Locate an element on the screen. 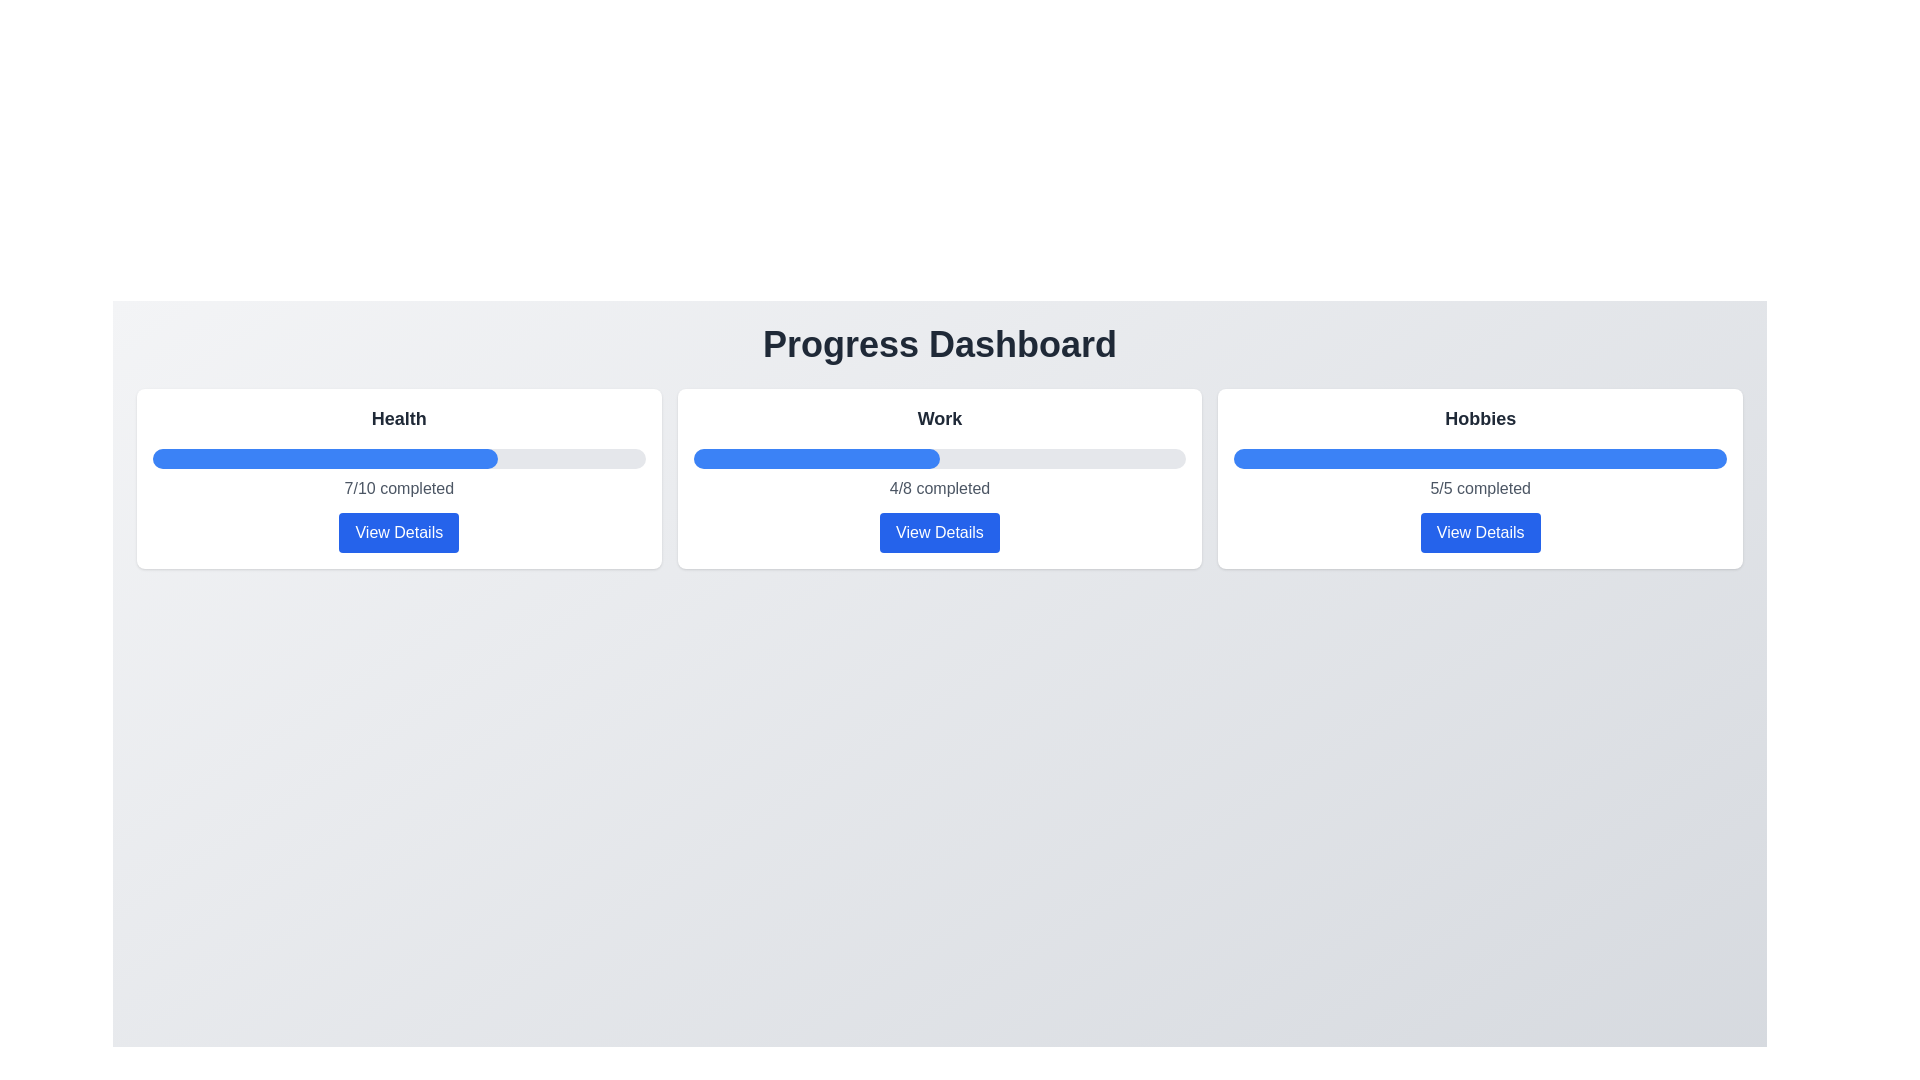  text label that displays '5/5 completed', which is positioned below the progress bar and above the 'View Details' button within the 'Hobbies' card is located at coordinates (1480, 489).